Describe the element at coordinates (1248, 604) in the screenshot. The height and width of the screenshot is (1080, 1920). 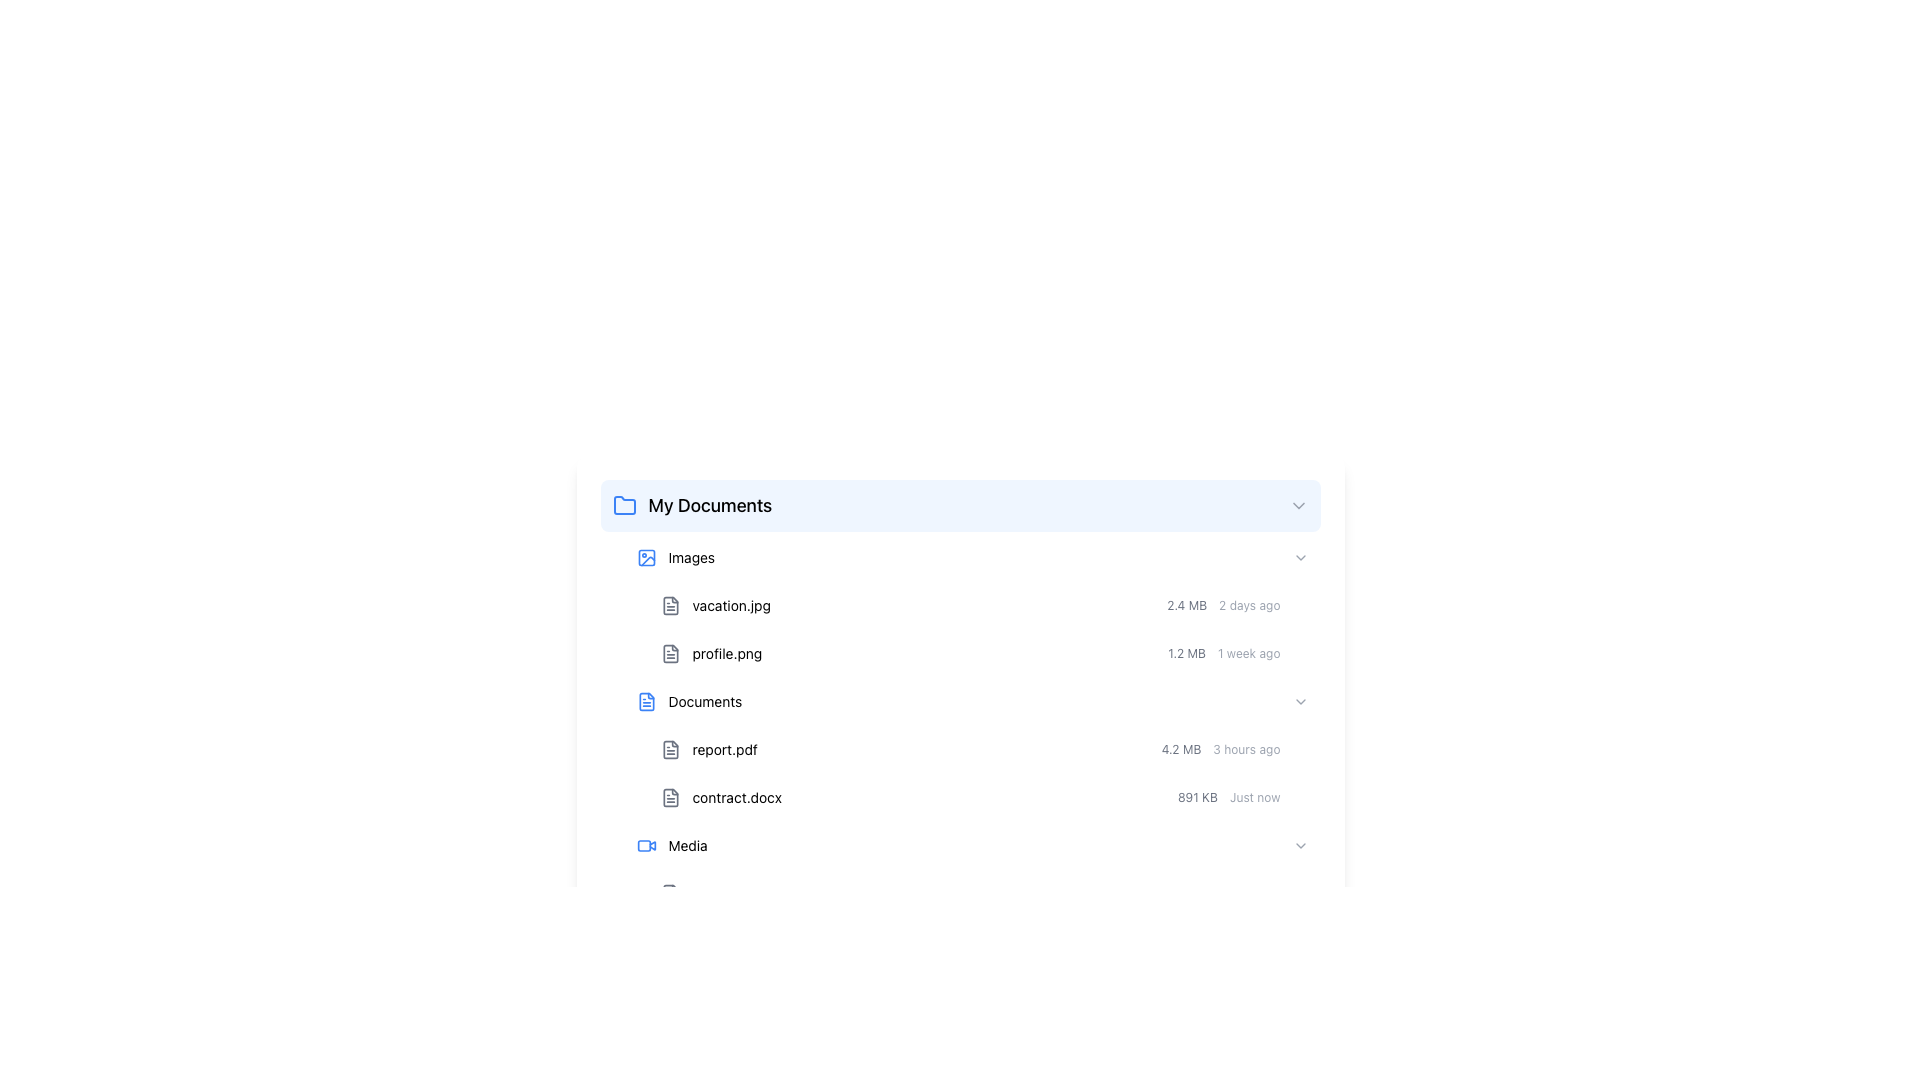
I see `the text label that displays the last modified or accessed time for the file 'vacation.jpg', located to the far-right of the file size information ('2.4 MB')` at that location.